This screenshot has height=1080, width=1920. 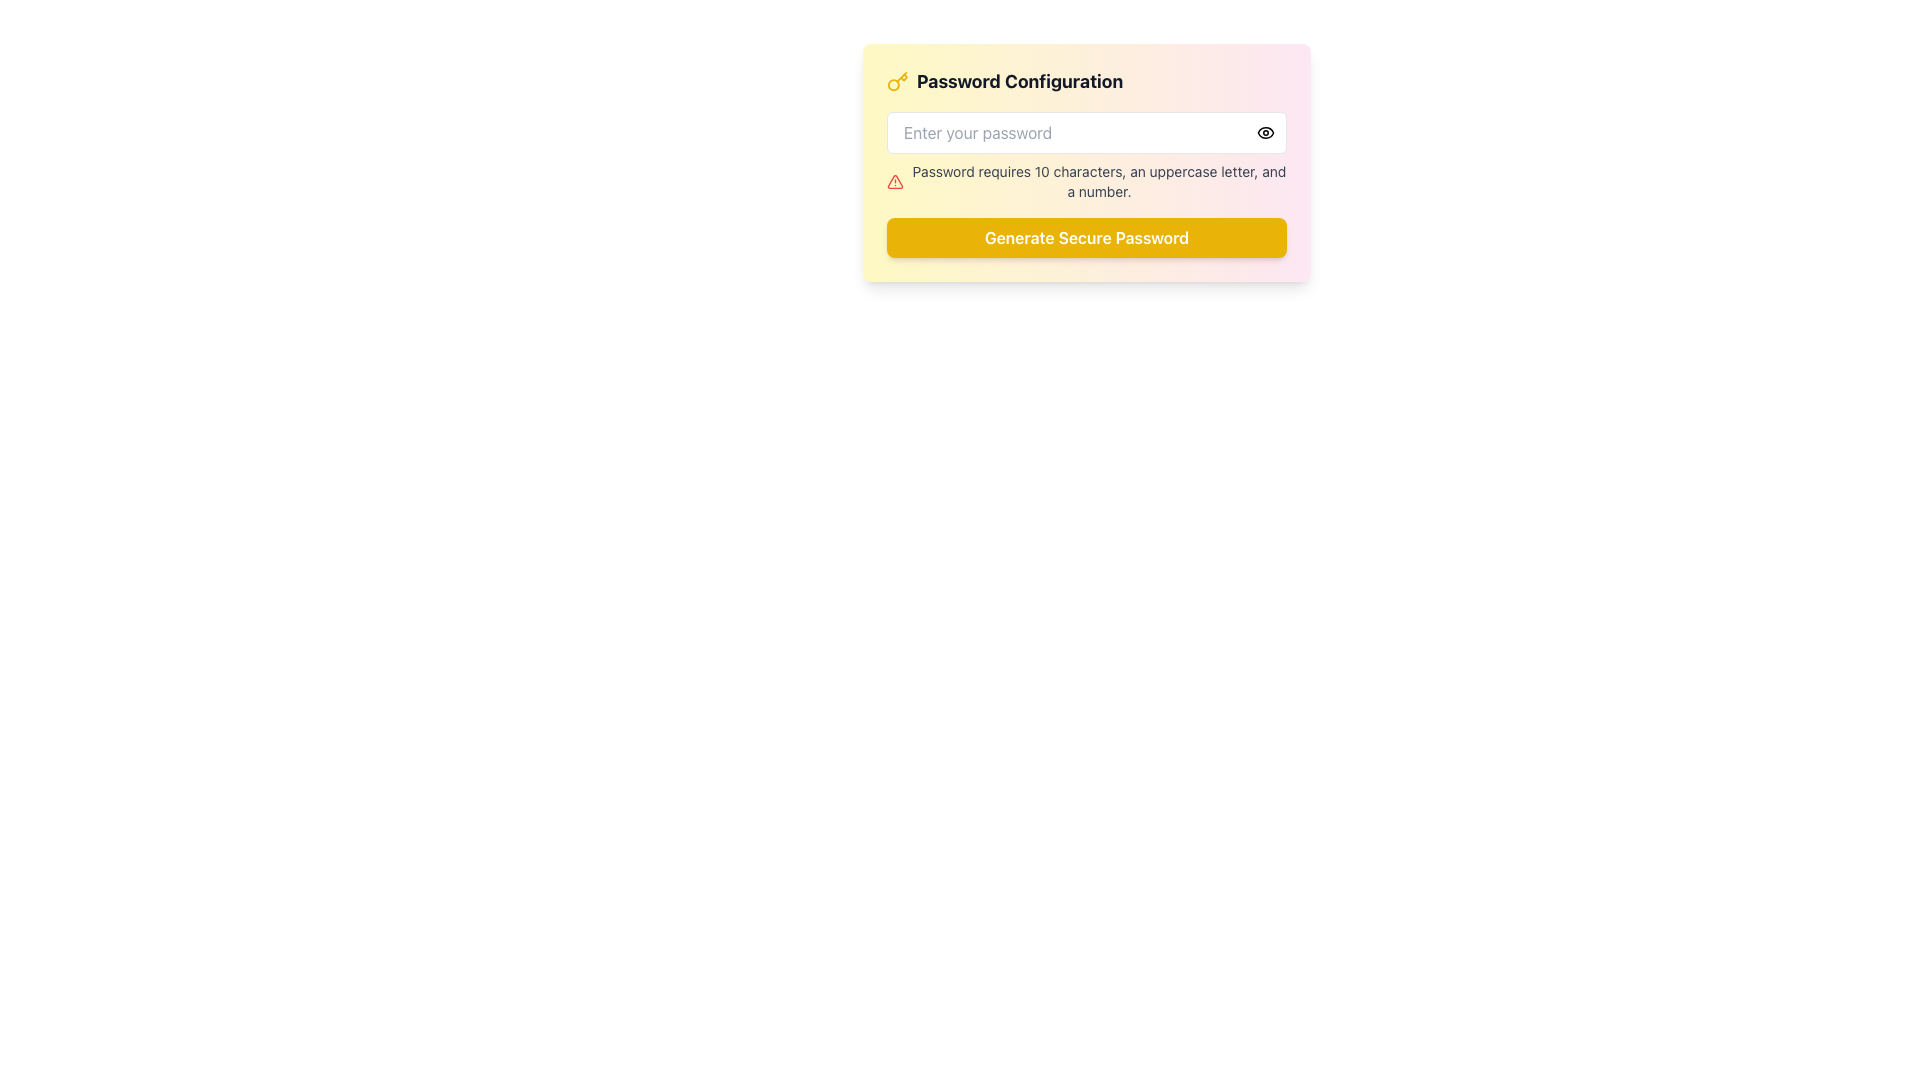 I want to click on the red triangular SVG icon that is positioned to the left of the password requirements text and above the orange 'Generate Secure Password' button, so click(x=894, y=181).